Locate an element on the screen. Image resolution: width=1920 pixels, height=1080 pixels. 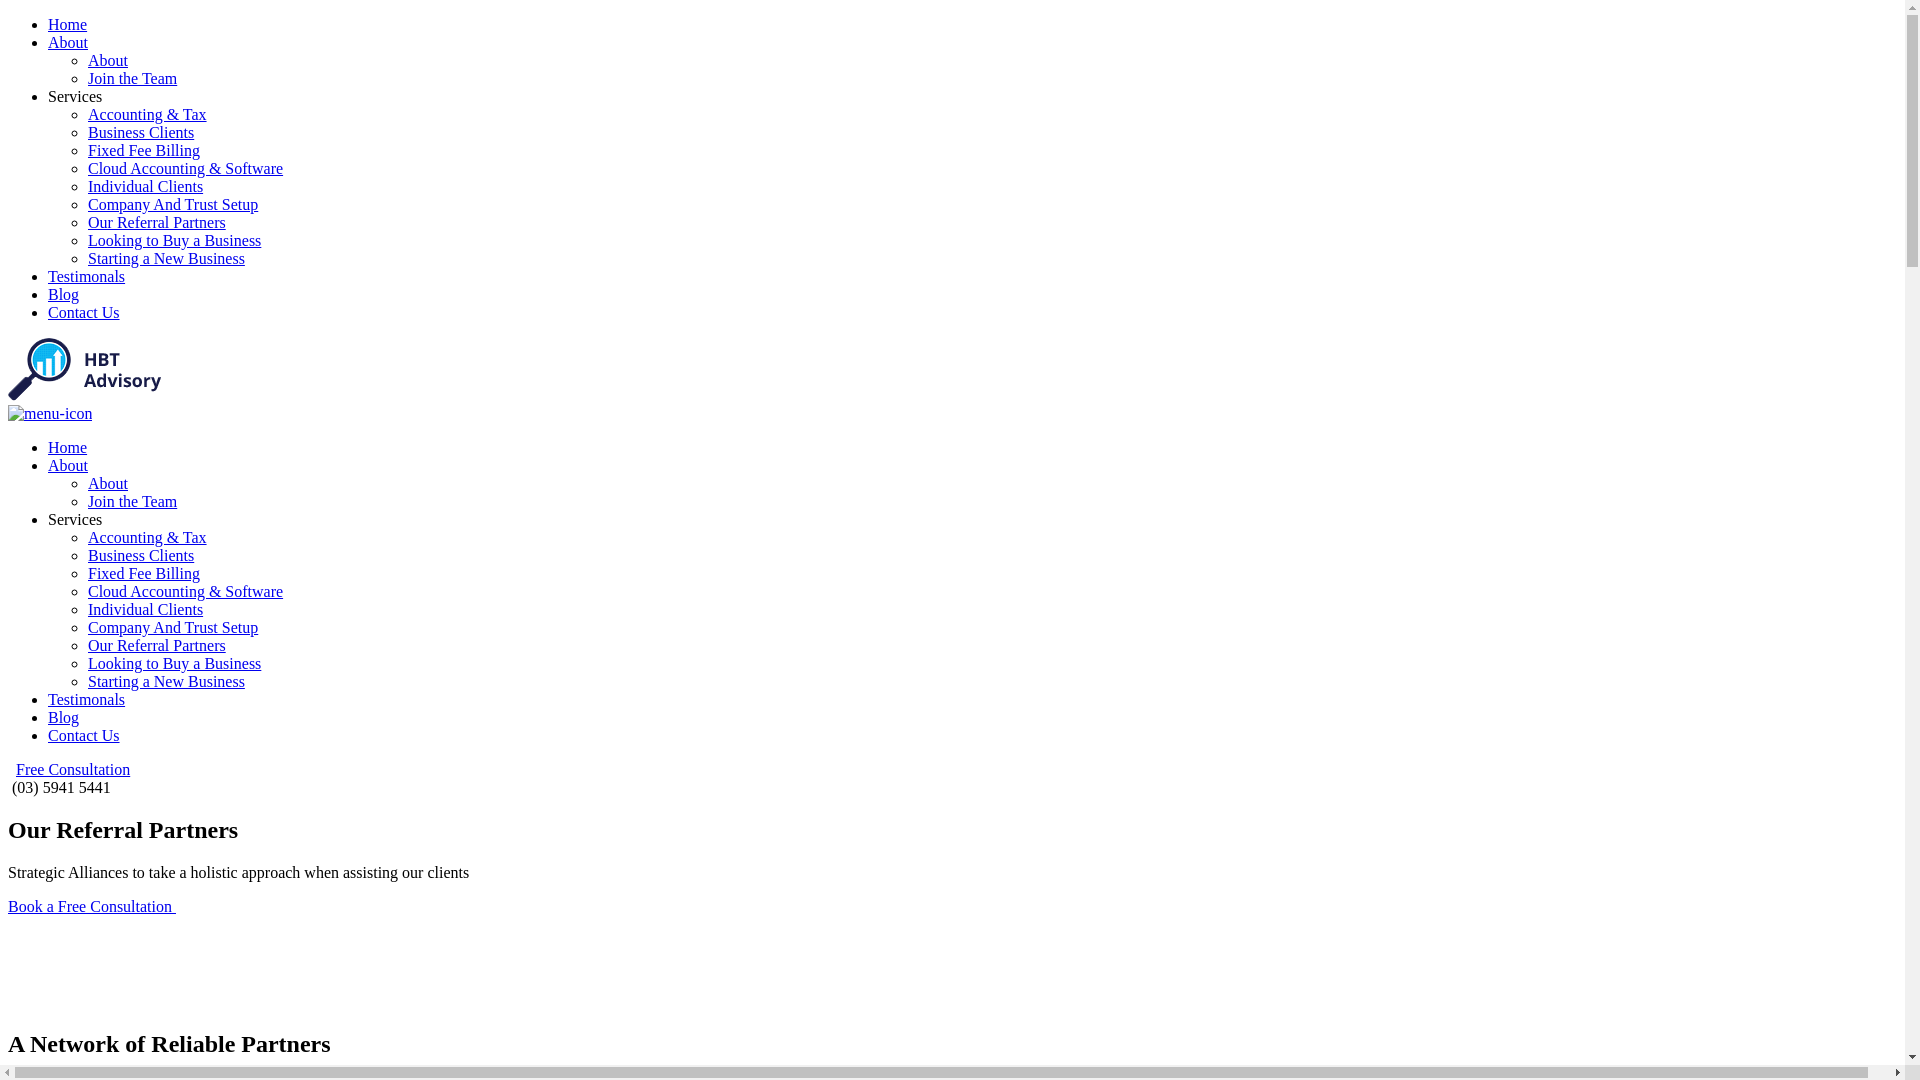
'About' is located at coordinates (67, 42).